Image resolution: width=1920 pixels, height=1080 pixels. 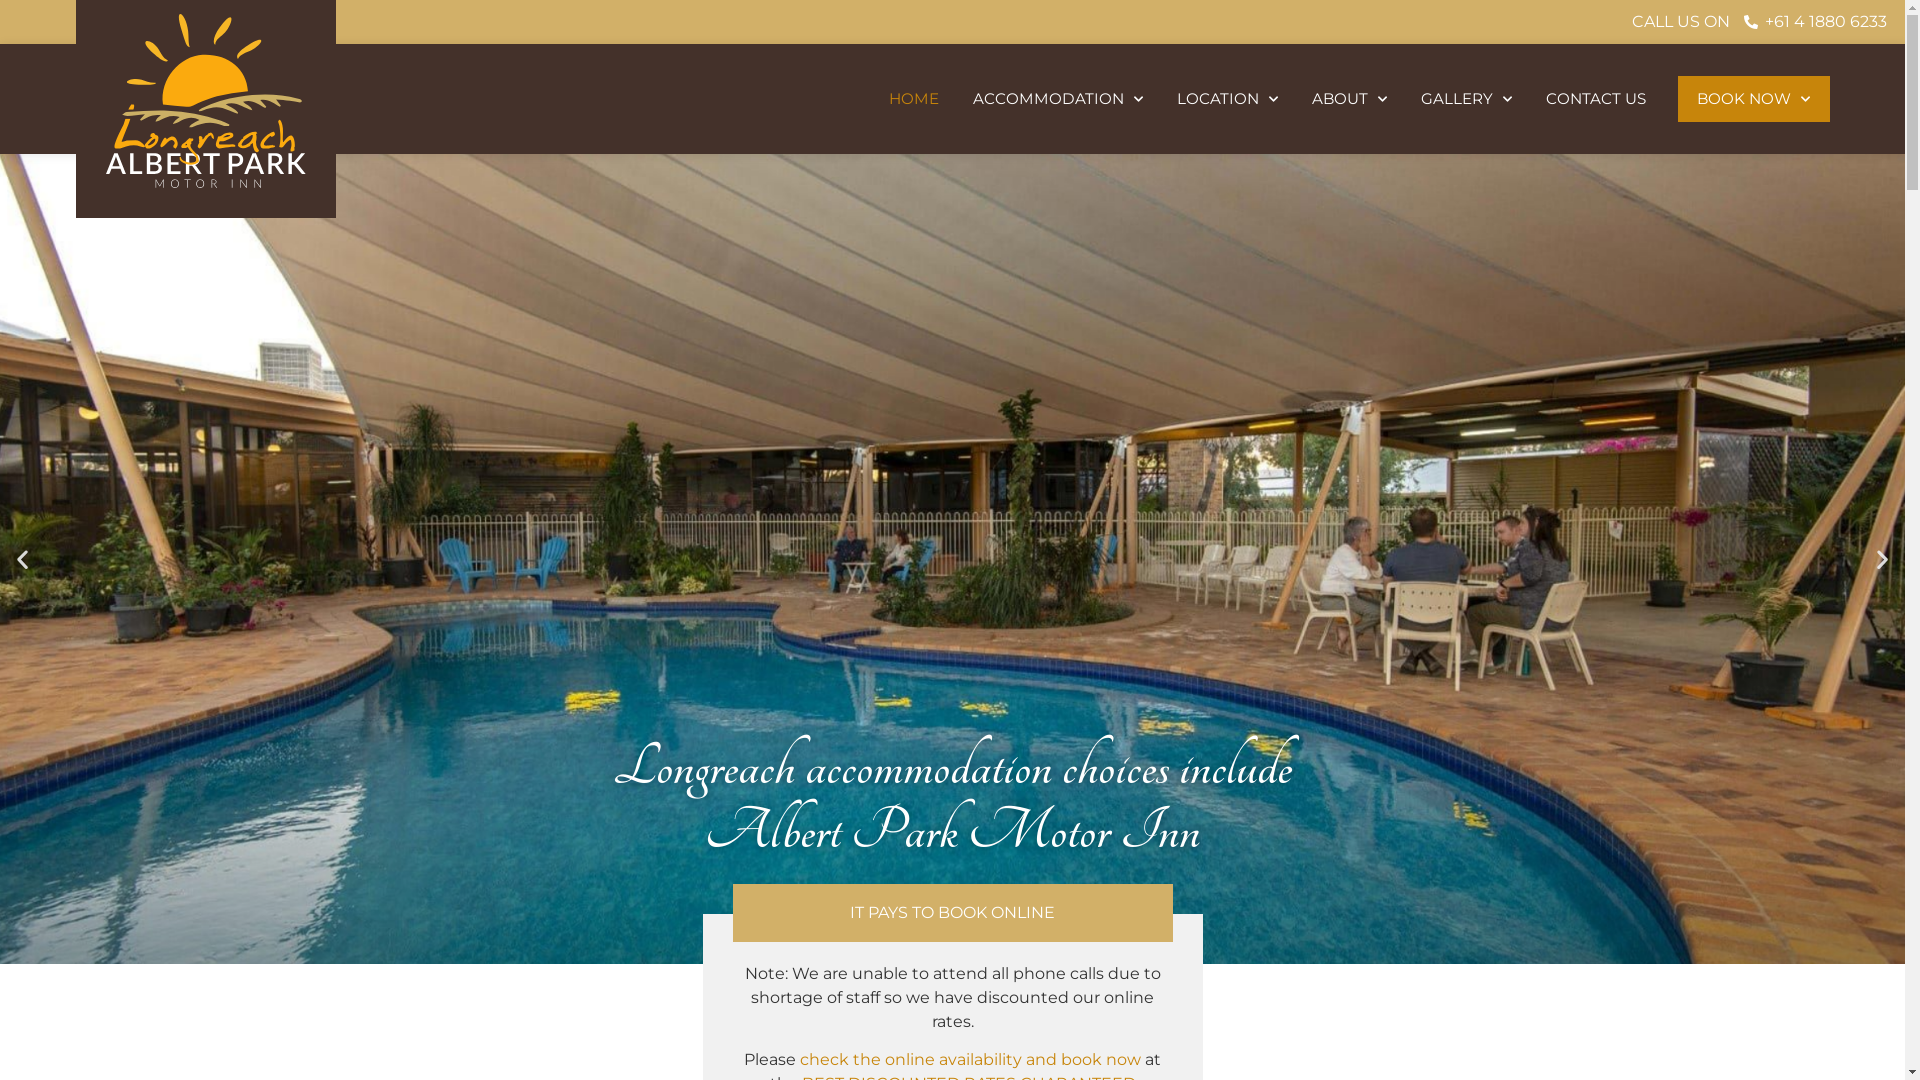 I want to click on 'CONTACT US', so click(x=1593, y=99).